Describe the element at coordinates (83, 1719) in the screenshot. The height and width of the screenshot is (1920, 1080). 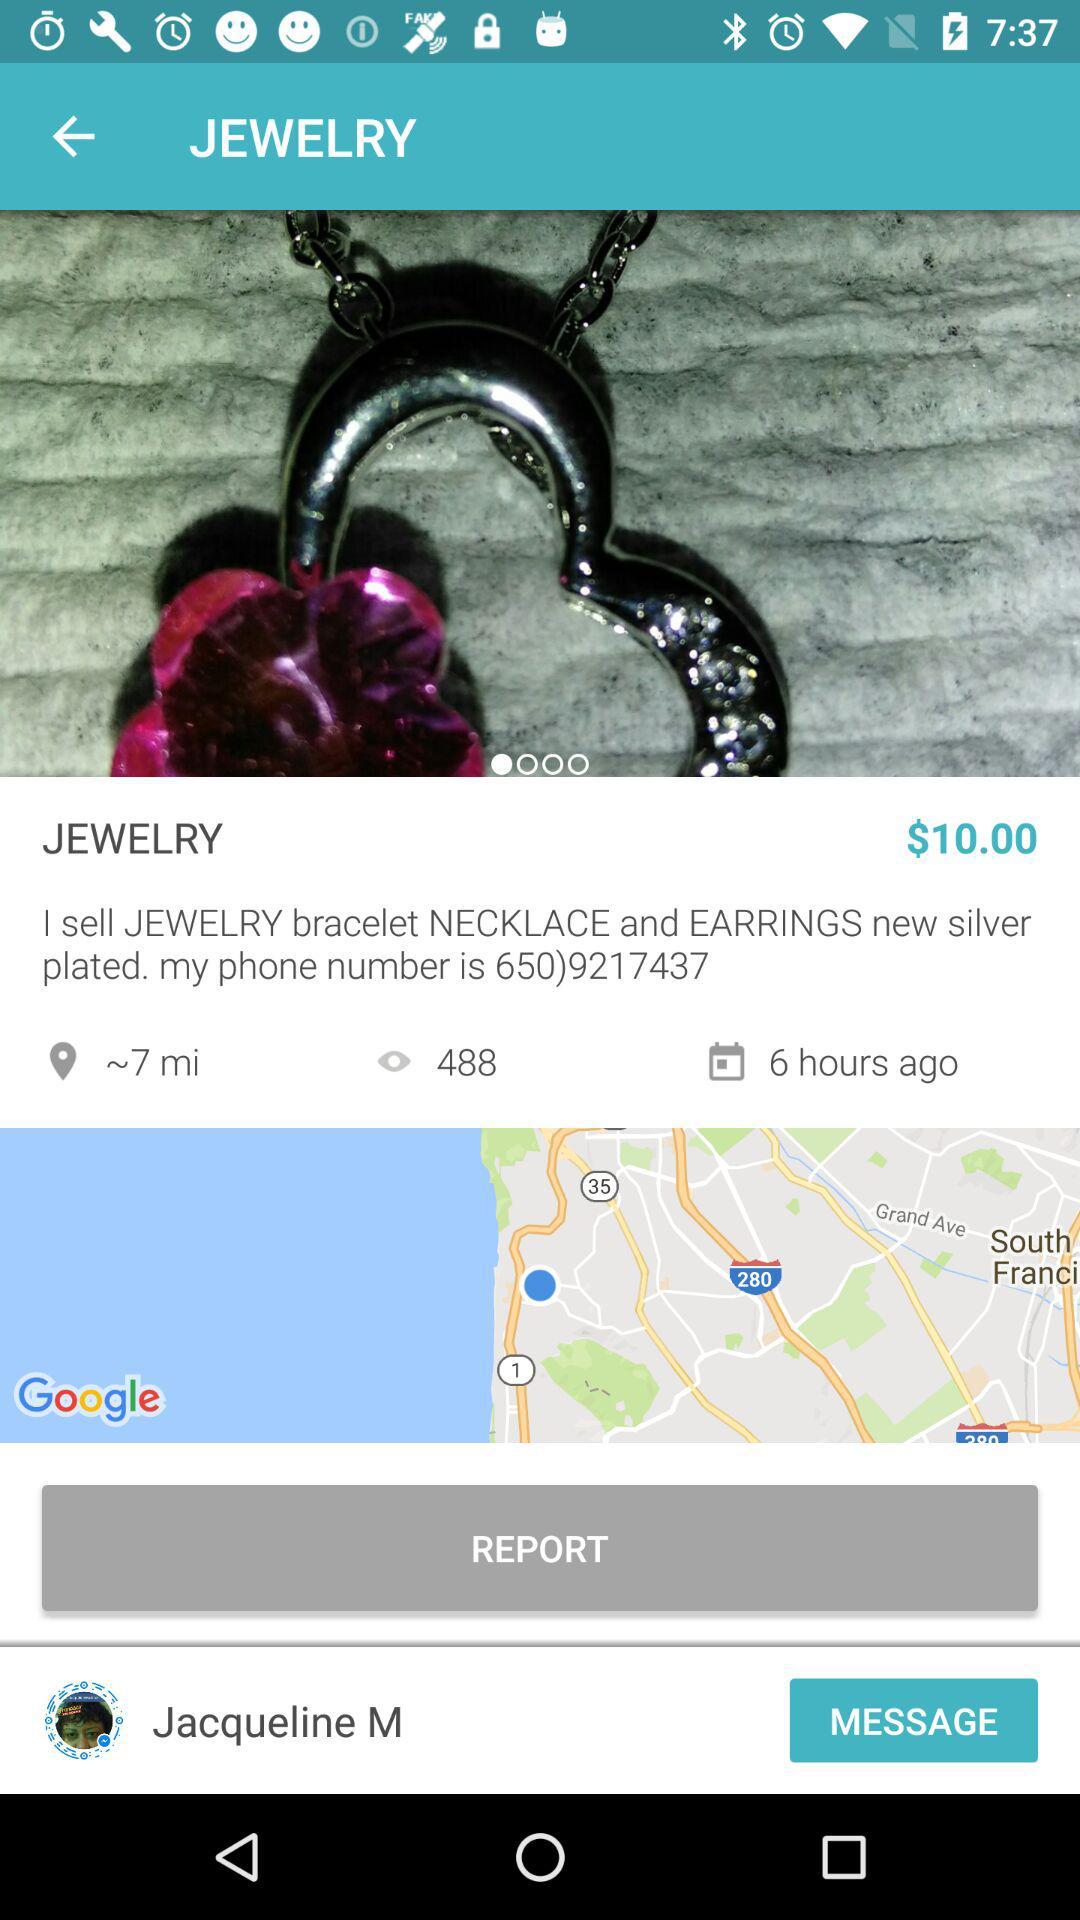
I see `profile picture` at that location.